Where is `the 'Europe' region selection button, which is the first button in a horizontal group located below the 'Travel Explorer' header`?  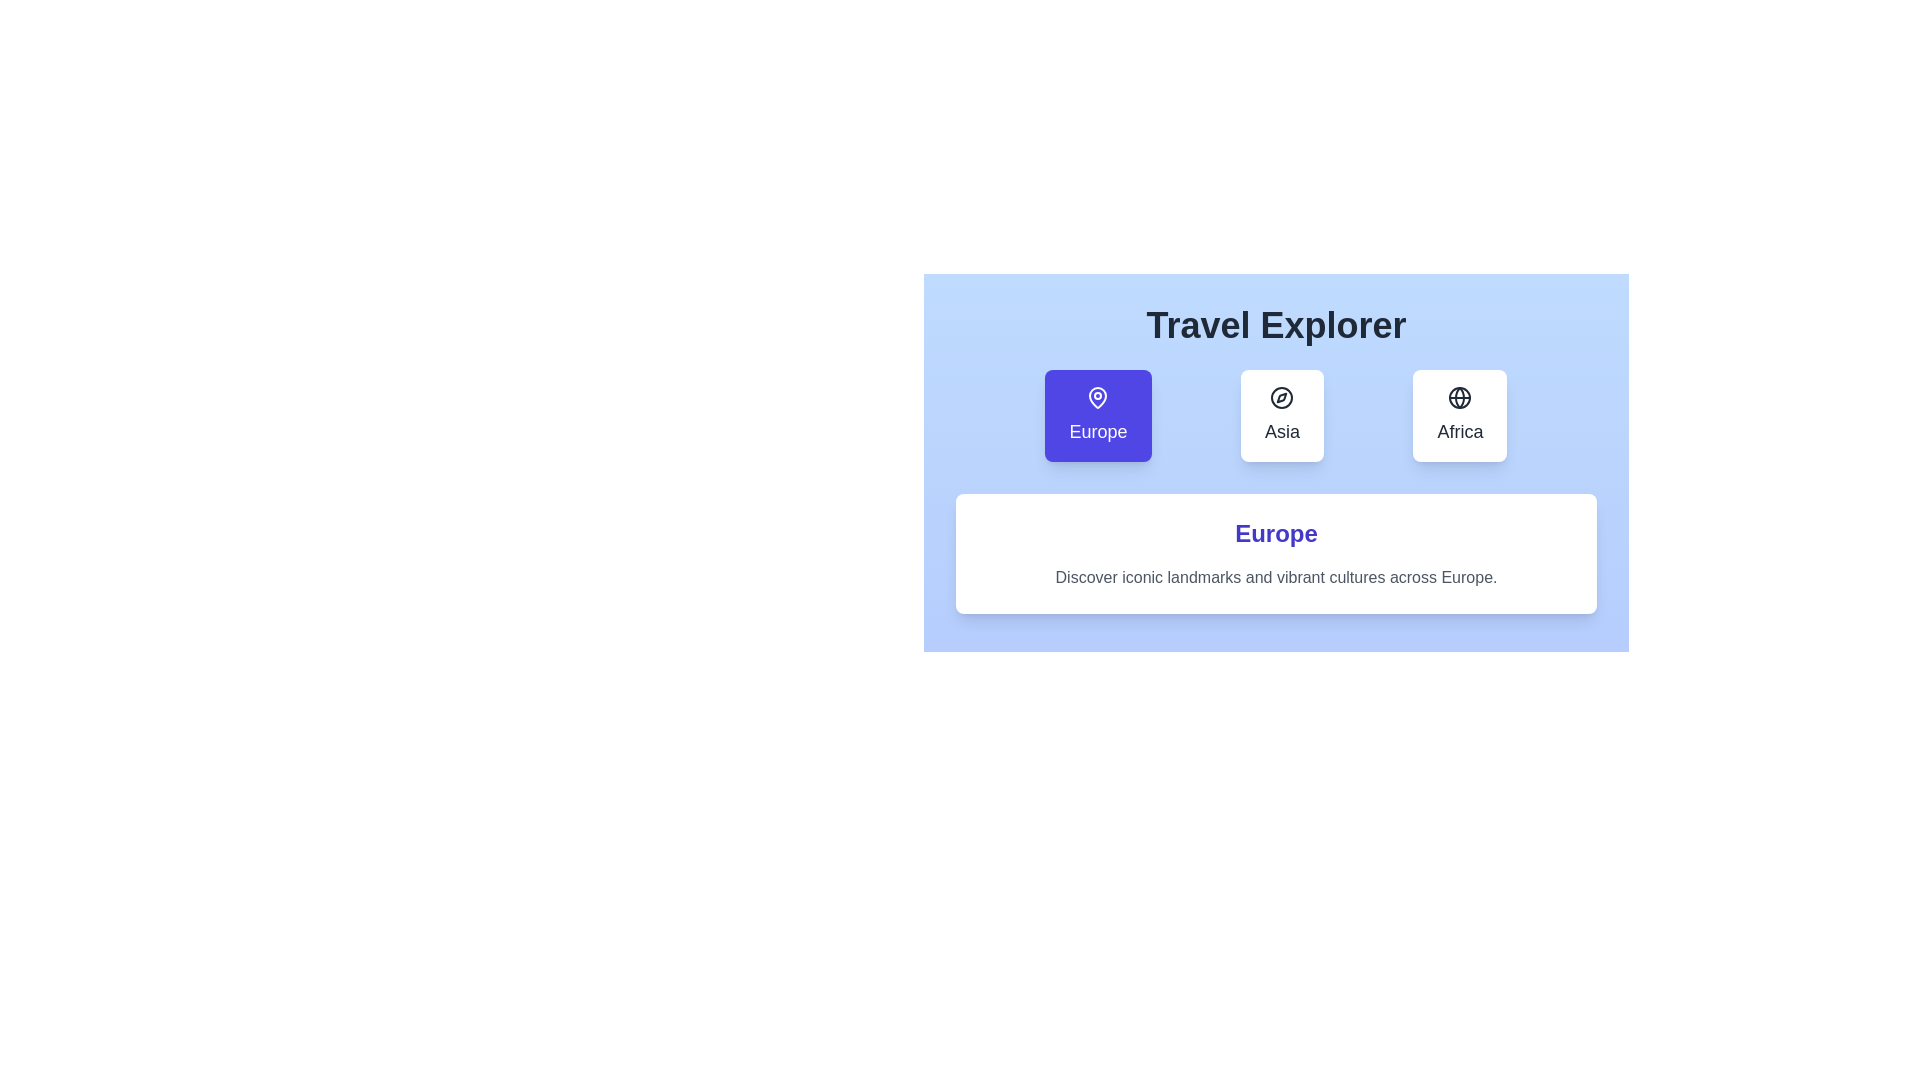
the 'Europe' region selection button, which is the first button in a horizontal group located below the 'Travel Explorer' header is located at coordinates (1097, 415).